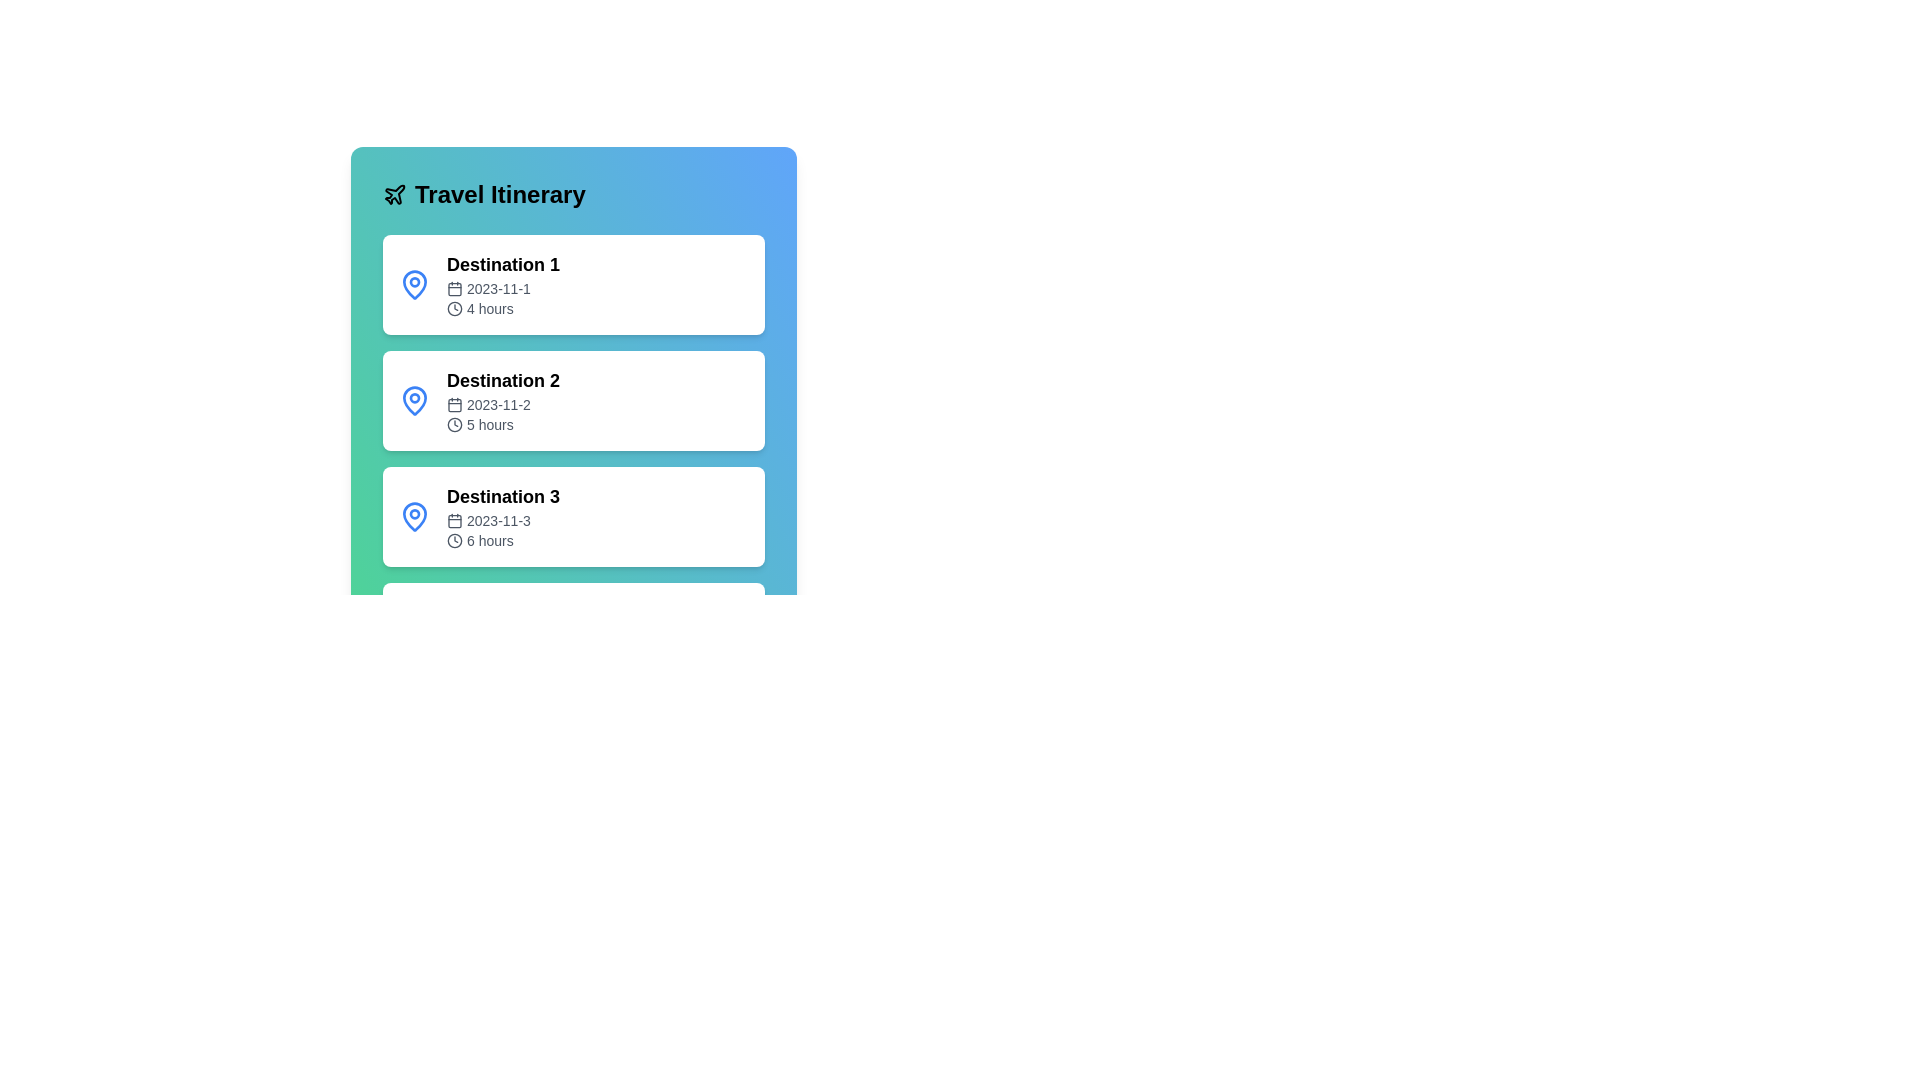 Image resolution: width=1920 pixels, height=1080 pixels. What do you see at coordinates (454, 289) in the screenshot?
I see `the calendar icon that represents the date '2023-11-1', located at the top-left of the 'Destination 1' card, next to the text '2023-11-1'` at bounding box center [454, 289].